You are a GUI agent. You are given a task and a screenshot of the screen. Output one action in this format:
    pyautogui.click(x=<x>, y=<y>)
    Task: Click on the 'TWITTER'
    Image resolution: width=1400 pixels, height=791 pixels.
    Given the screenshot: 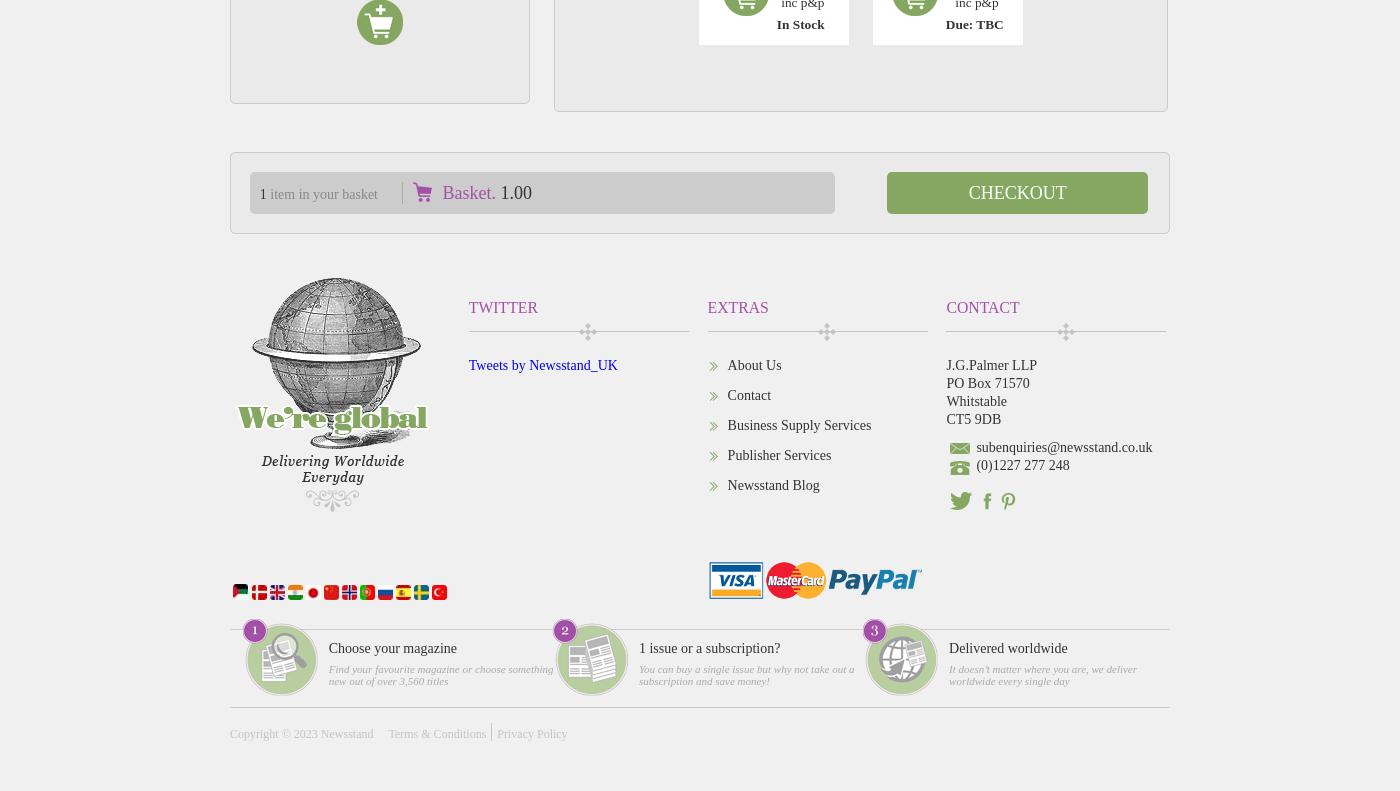 What is the action you would take?
    pyautogui.click(x=468, y=306)
    